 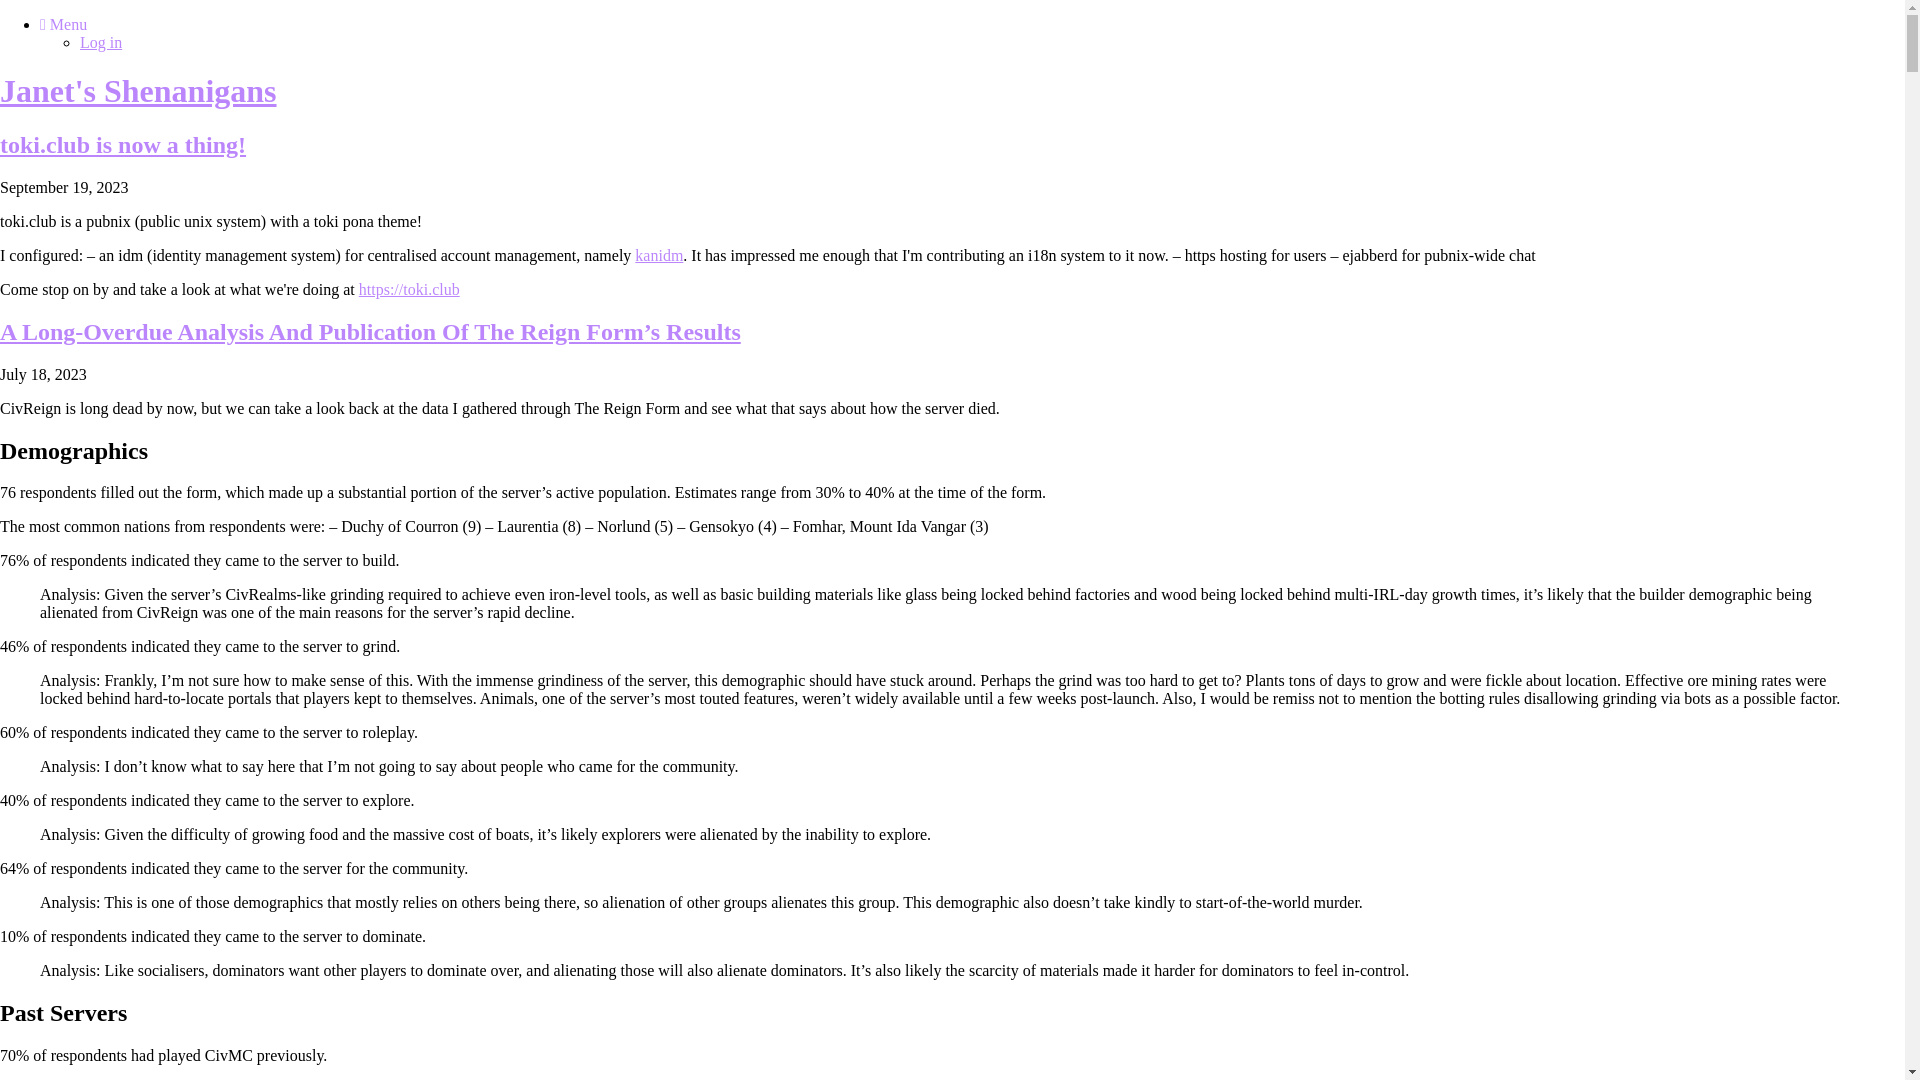 What do you see at coordinates (658, 254) in the screenshot?
I see `'kanidm'` at bounding box center [658, 254].